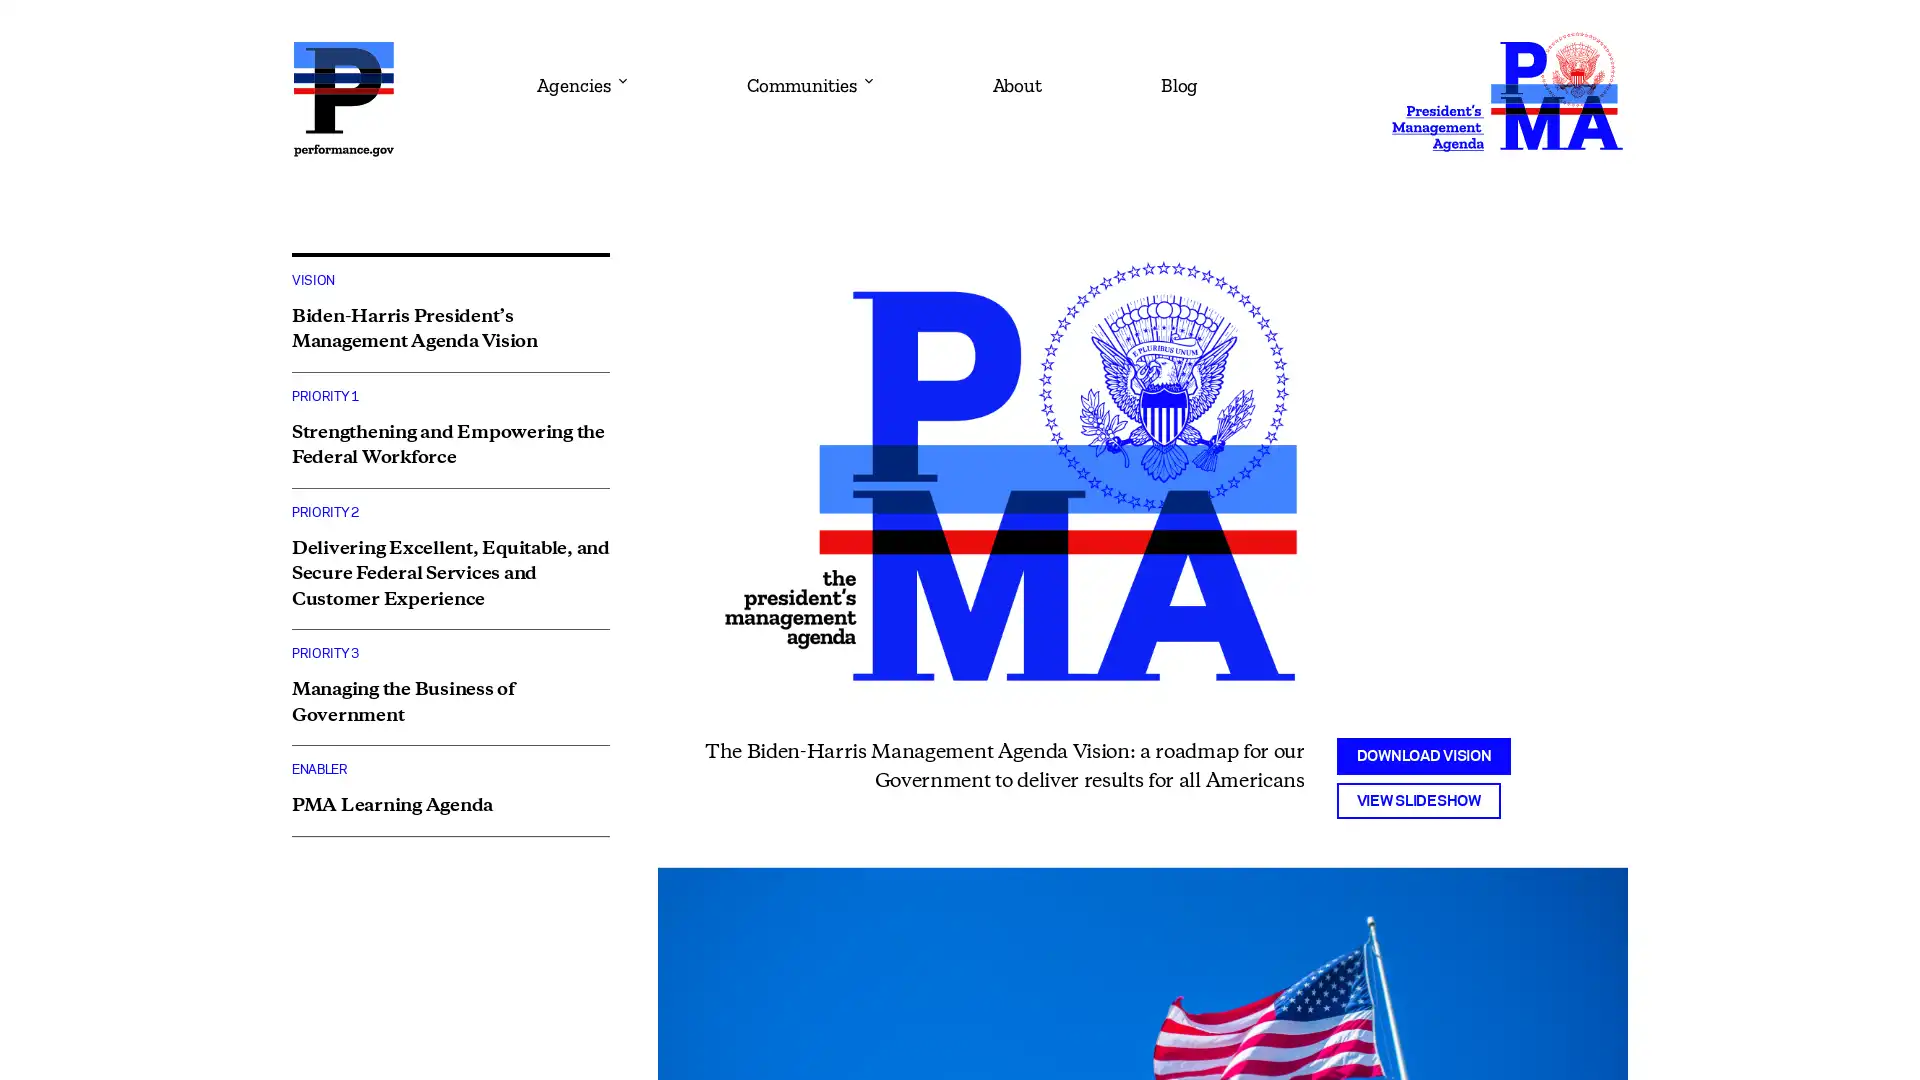 The image size is (1920, 1080). Describe the element at coordinates (809, 78) in the screenshot. I see `Communities` at that location.